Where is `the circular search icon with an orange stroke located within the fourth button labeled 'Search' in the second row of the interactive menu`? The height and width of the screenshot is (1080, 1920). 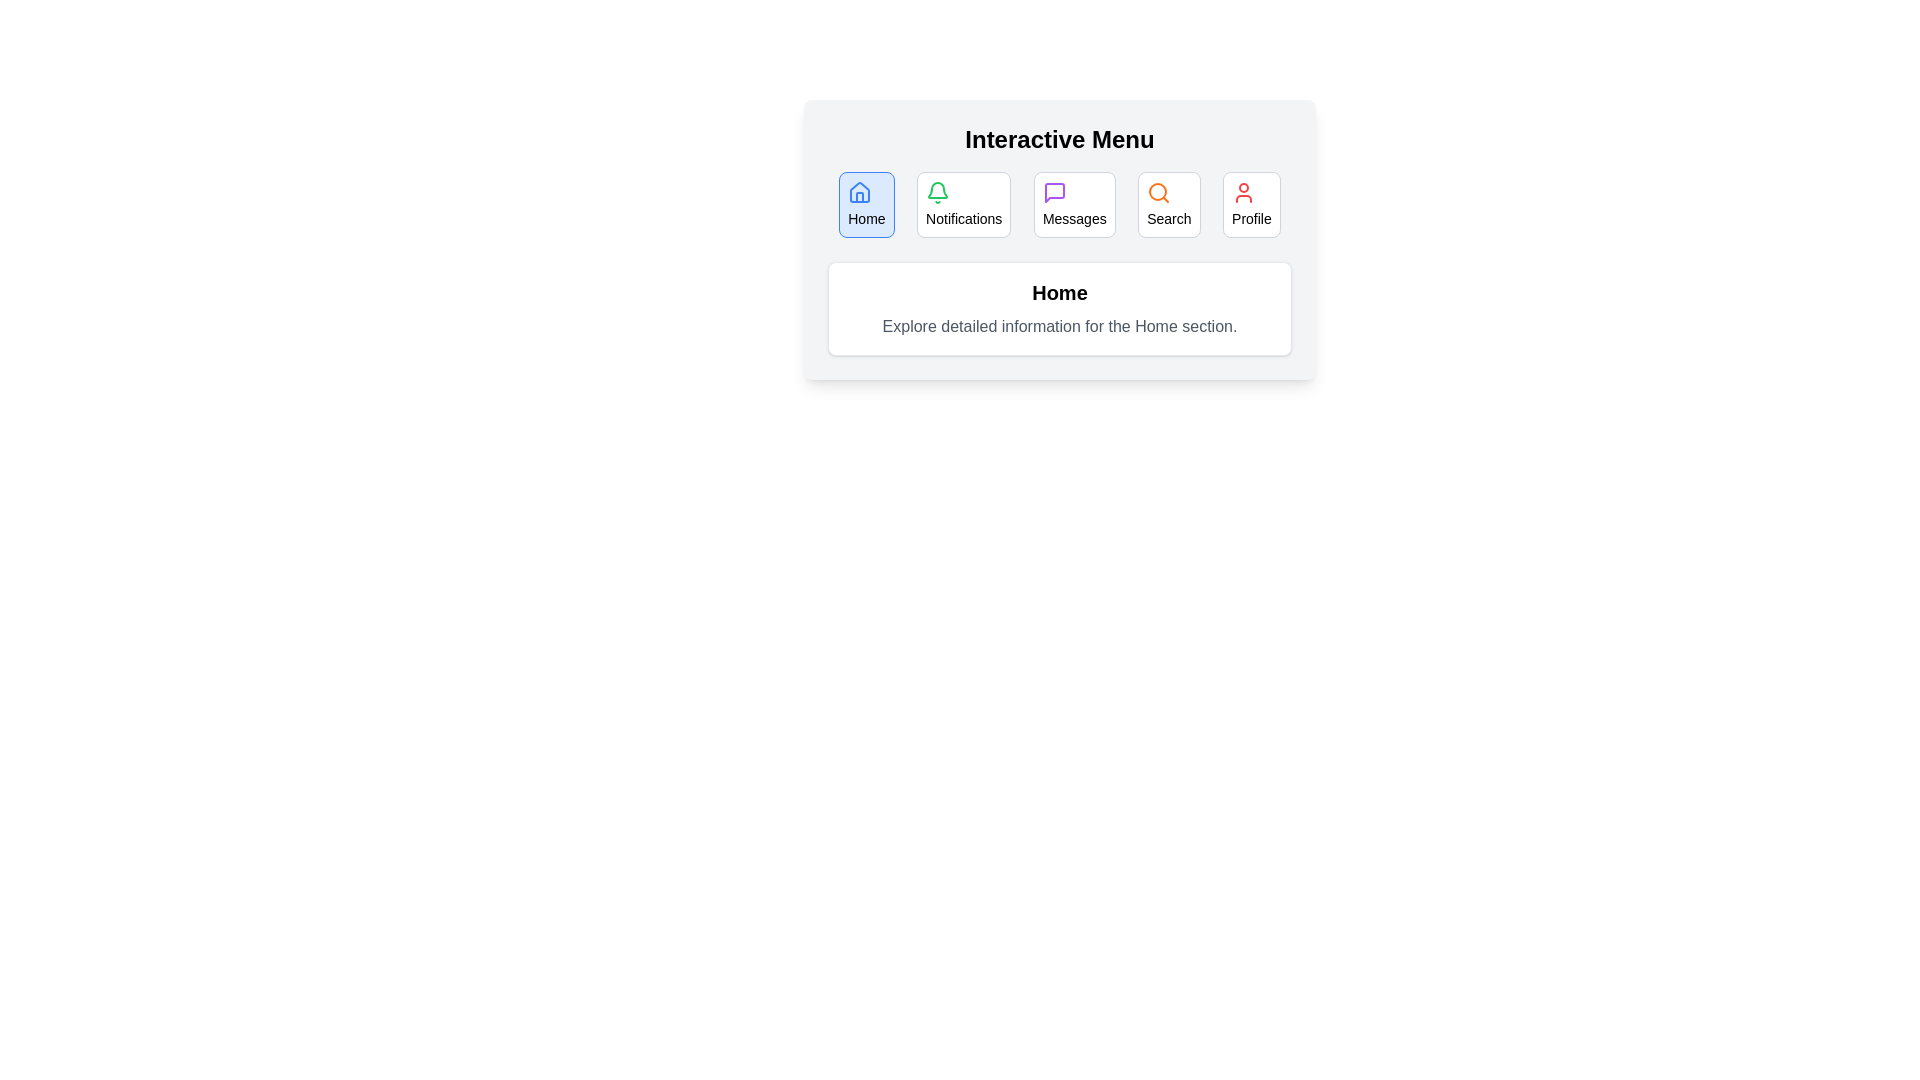
the circular search icon with an orange stroke located within the fourth button labeled 'Search' in the second row of the interactive menu is located at coordinates (1159, 192).